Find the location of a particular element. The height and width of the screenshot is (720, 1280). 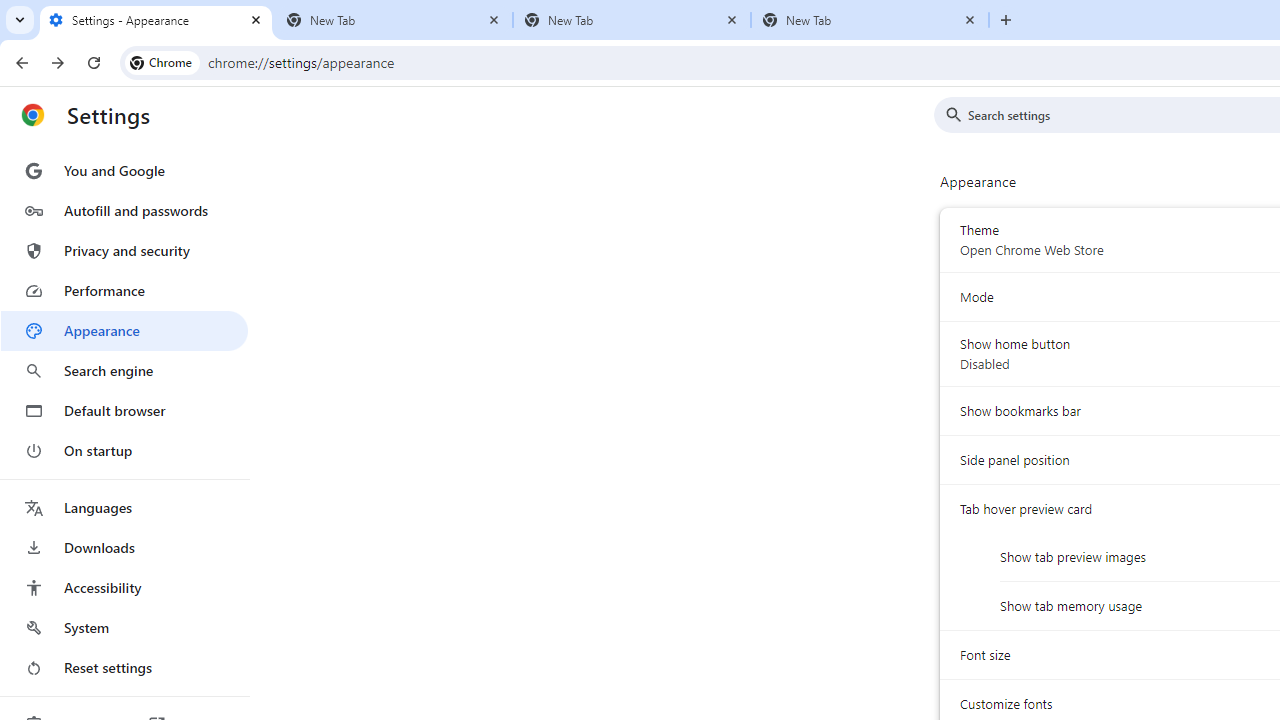

'Settings - Appearance' is located at coordinates (155, 20).